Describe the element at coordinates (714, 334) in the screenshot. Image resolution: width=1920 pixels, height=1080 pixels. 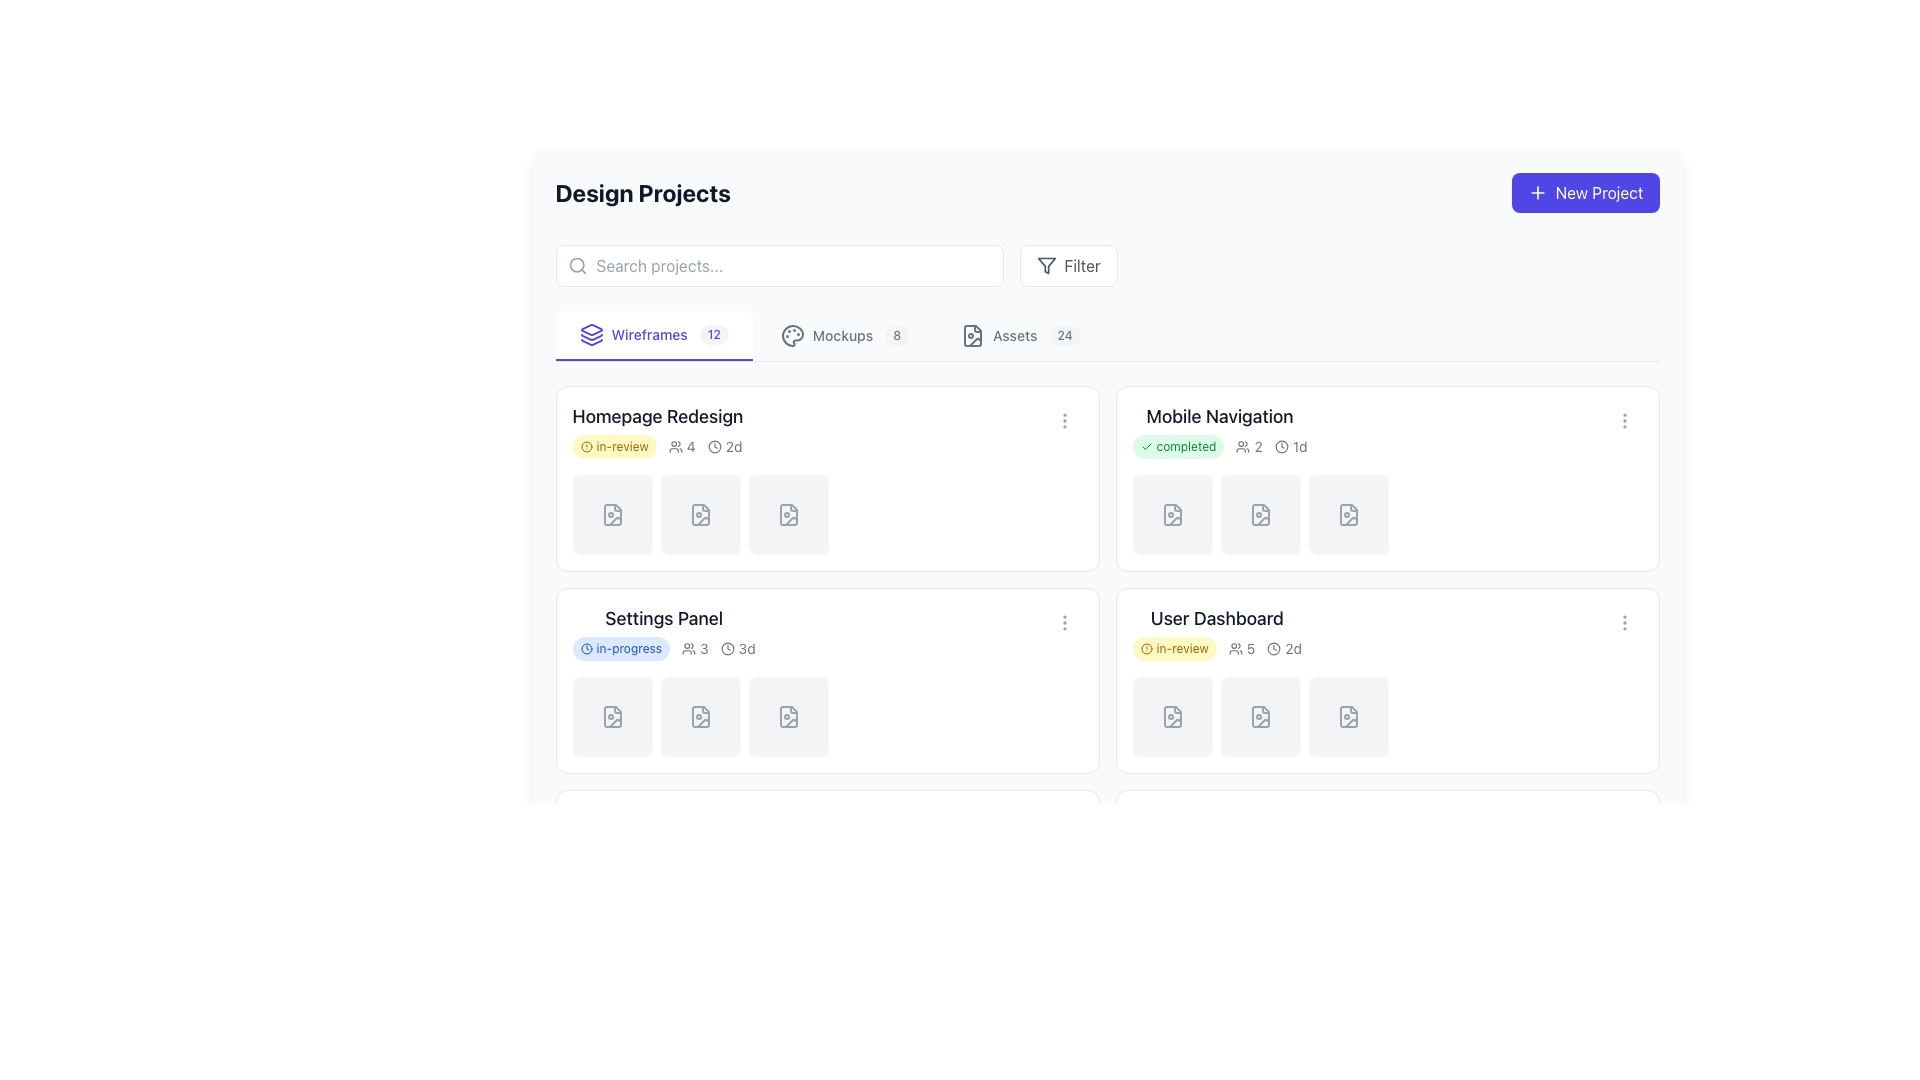
I see `the numerical indicator badge located at the far right of the 'Wireframes' section, adjacent to the SVG icon` at that location.